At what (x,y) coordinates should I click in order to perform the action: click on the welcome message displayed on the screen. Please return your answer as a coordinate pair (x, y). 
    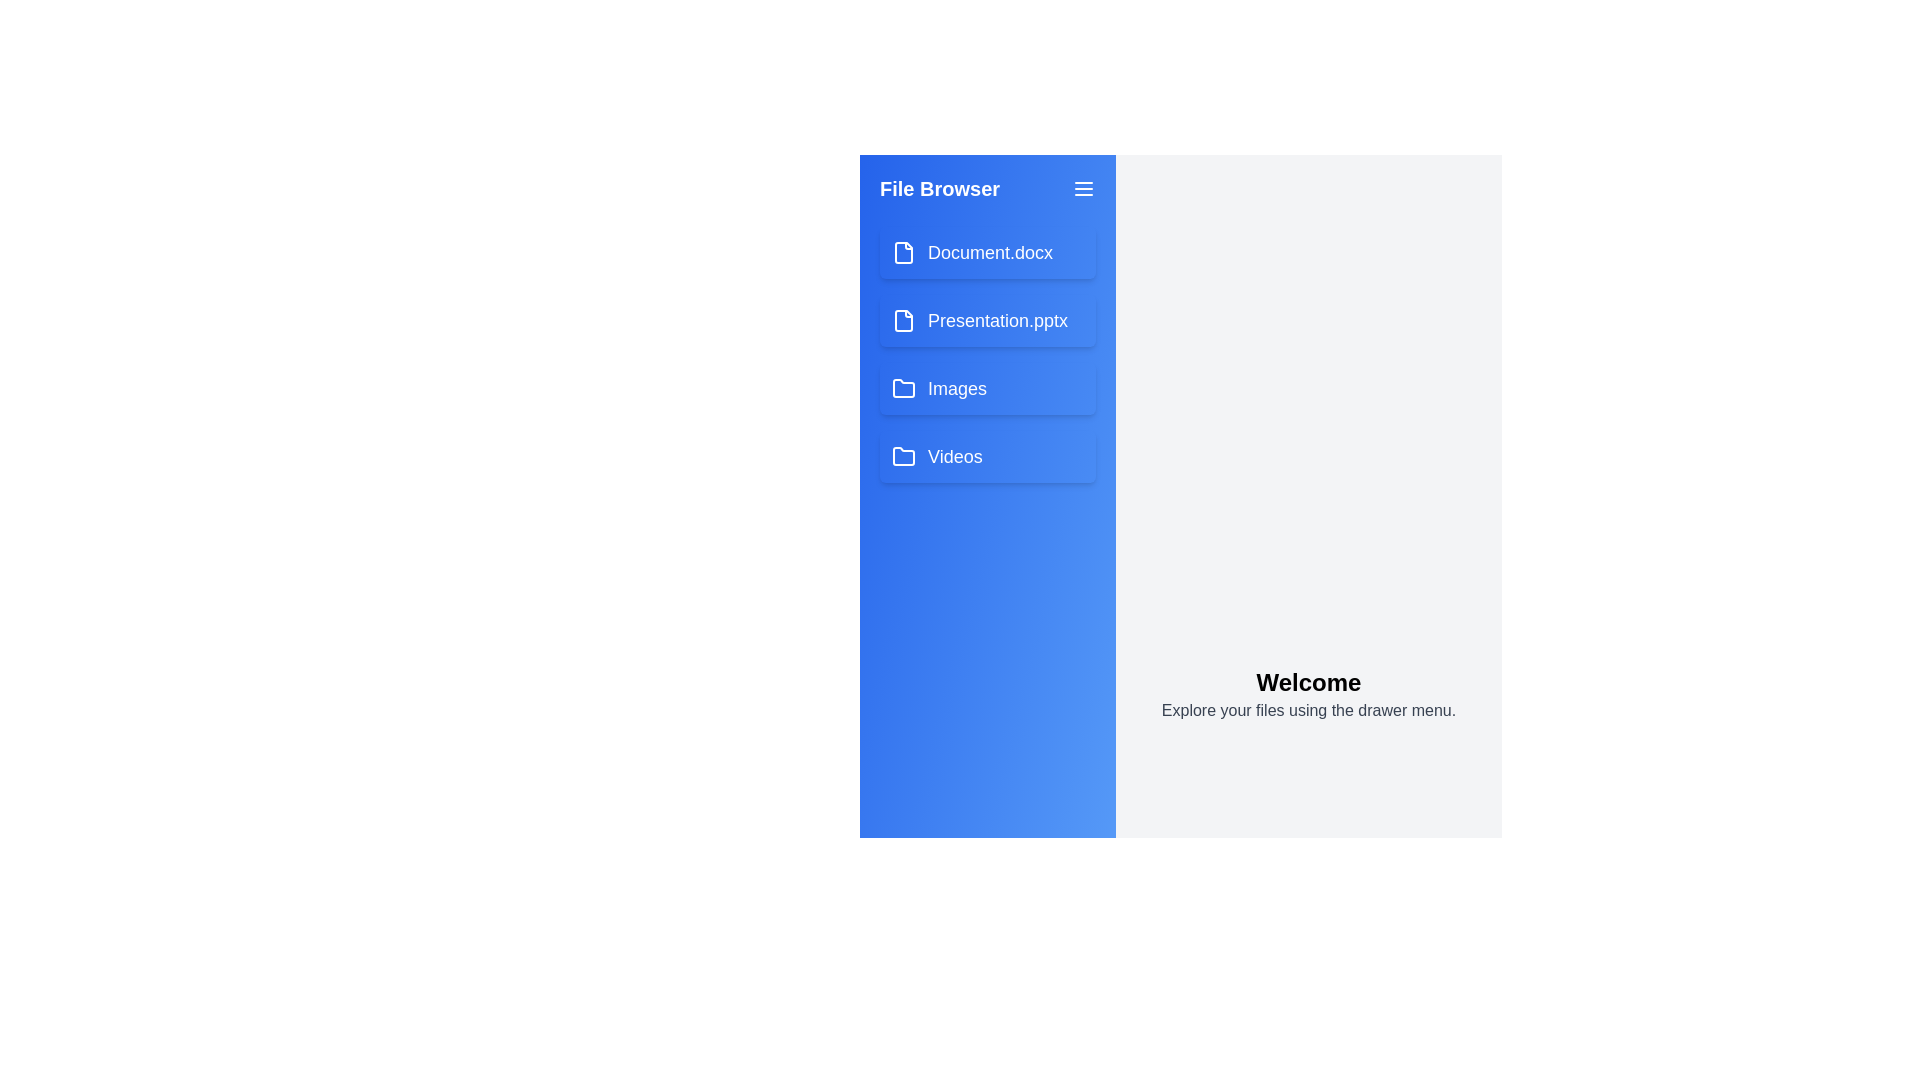
    Looking at the image, I should click on (1309, 693).